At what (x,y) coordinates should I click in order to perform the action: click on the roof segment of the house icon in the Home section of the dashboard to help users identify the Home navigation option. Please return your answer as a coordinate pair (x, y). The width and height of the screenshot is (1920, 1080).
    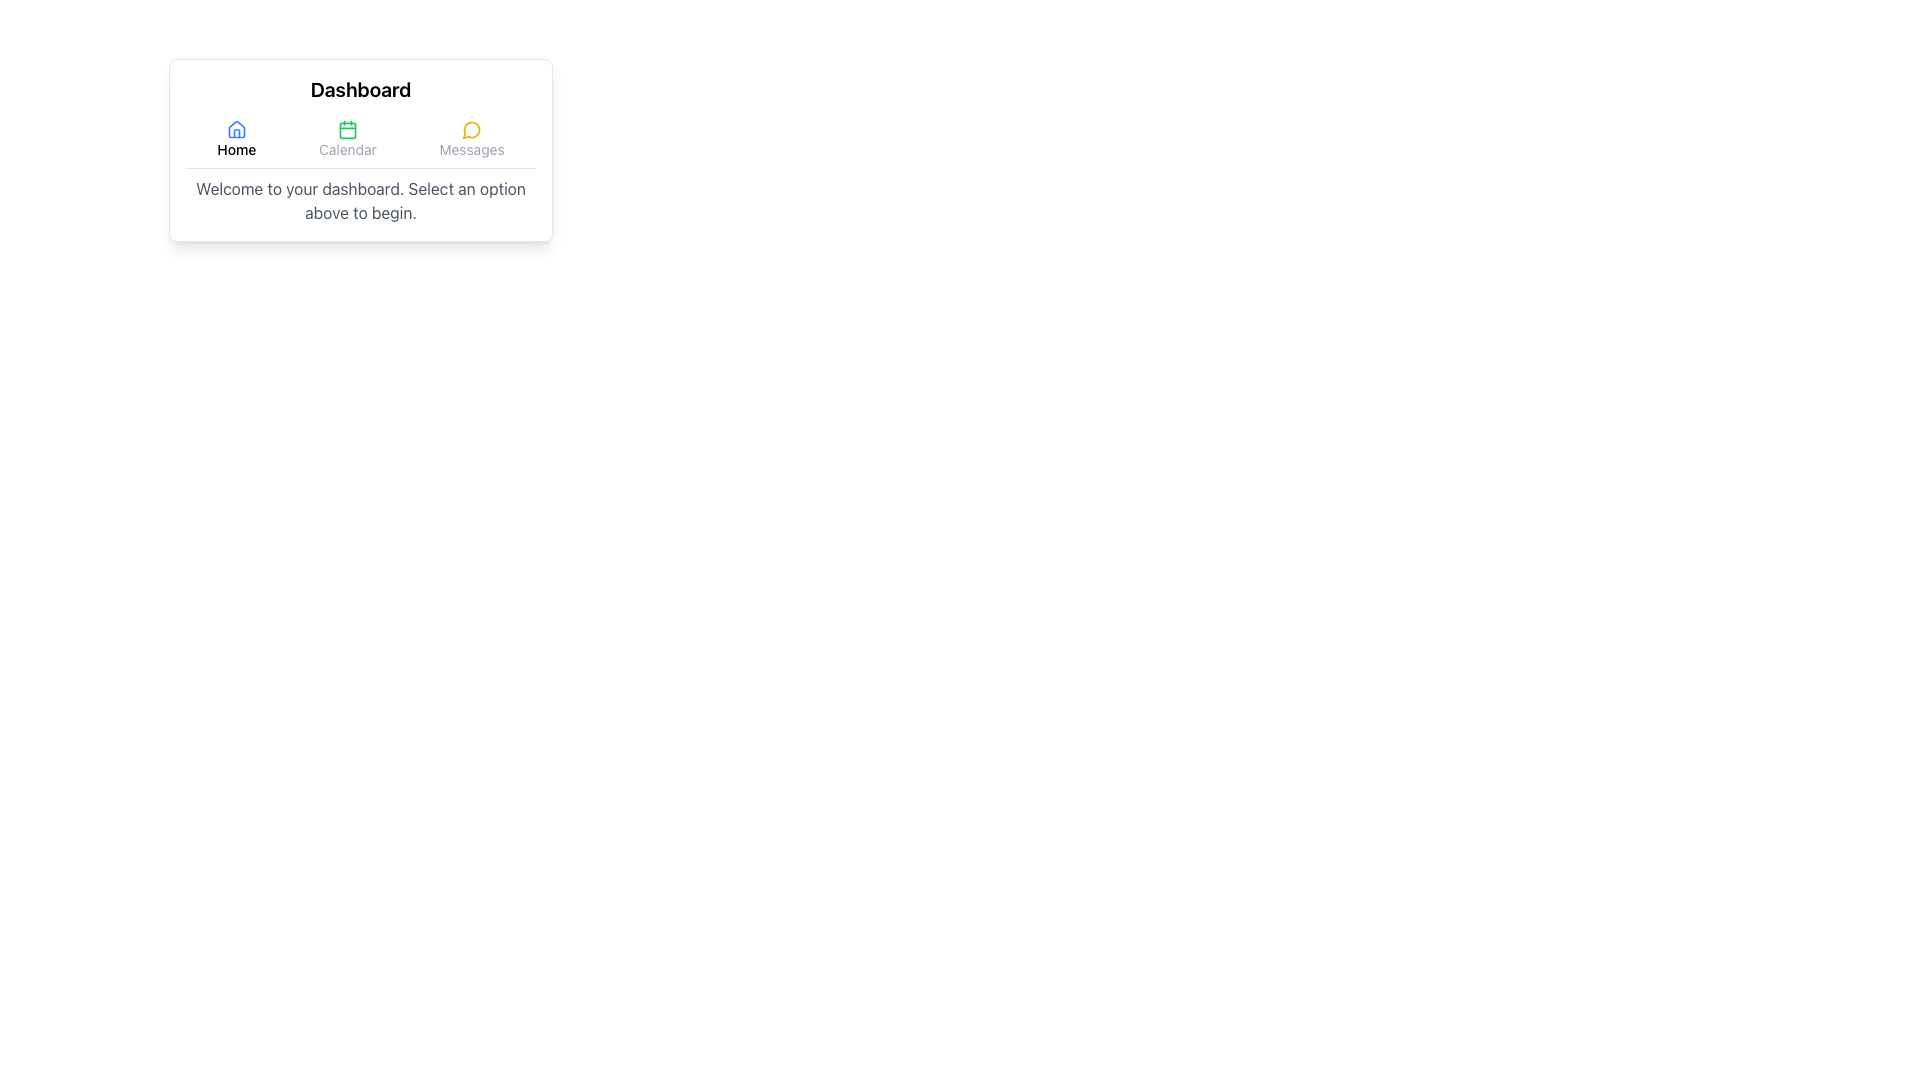
    Looking at the image, I should click on (236, 129).